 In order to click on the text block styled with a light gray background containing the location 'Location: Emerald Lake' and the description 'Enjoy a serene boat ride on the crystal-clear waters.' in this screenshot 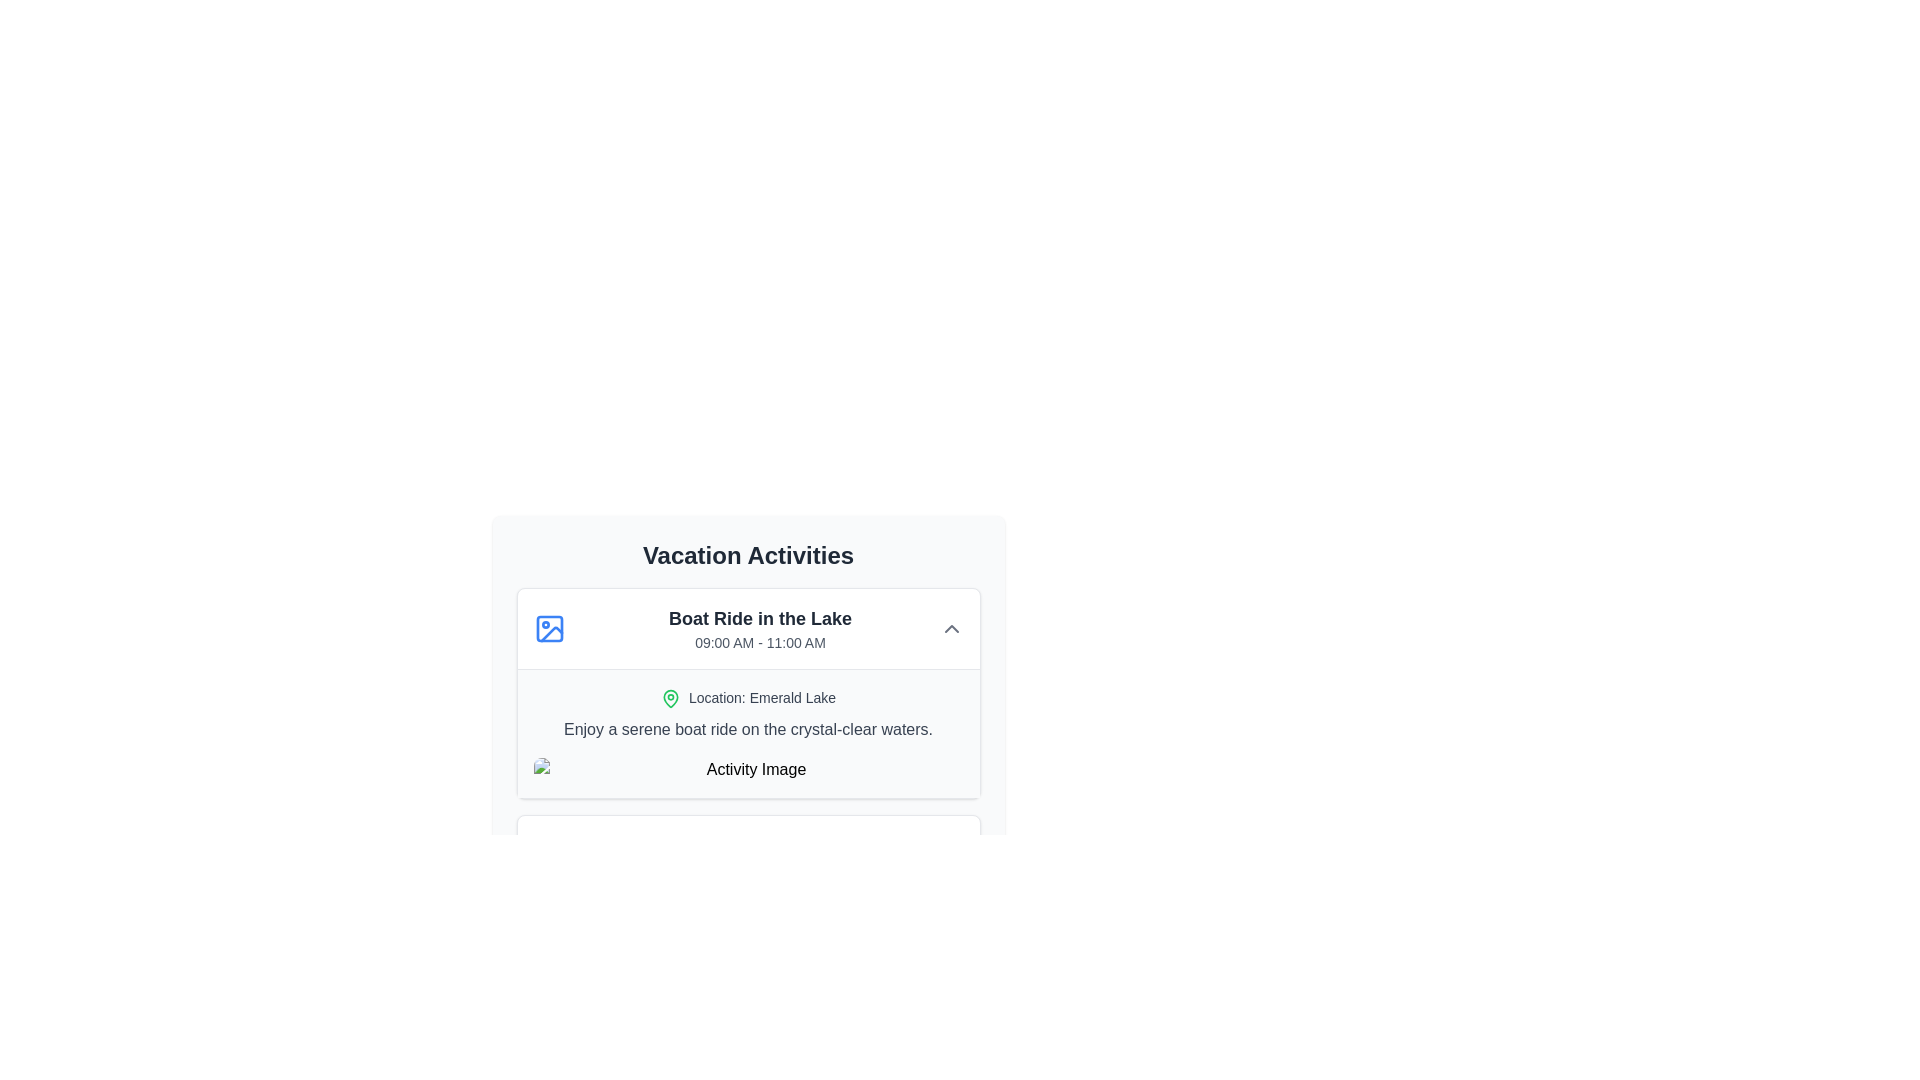, I will do `click(747, 733)`.